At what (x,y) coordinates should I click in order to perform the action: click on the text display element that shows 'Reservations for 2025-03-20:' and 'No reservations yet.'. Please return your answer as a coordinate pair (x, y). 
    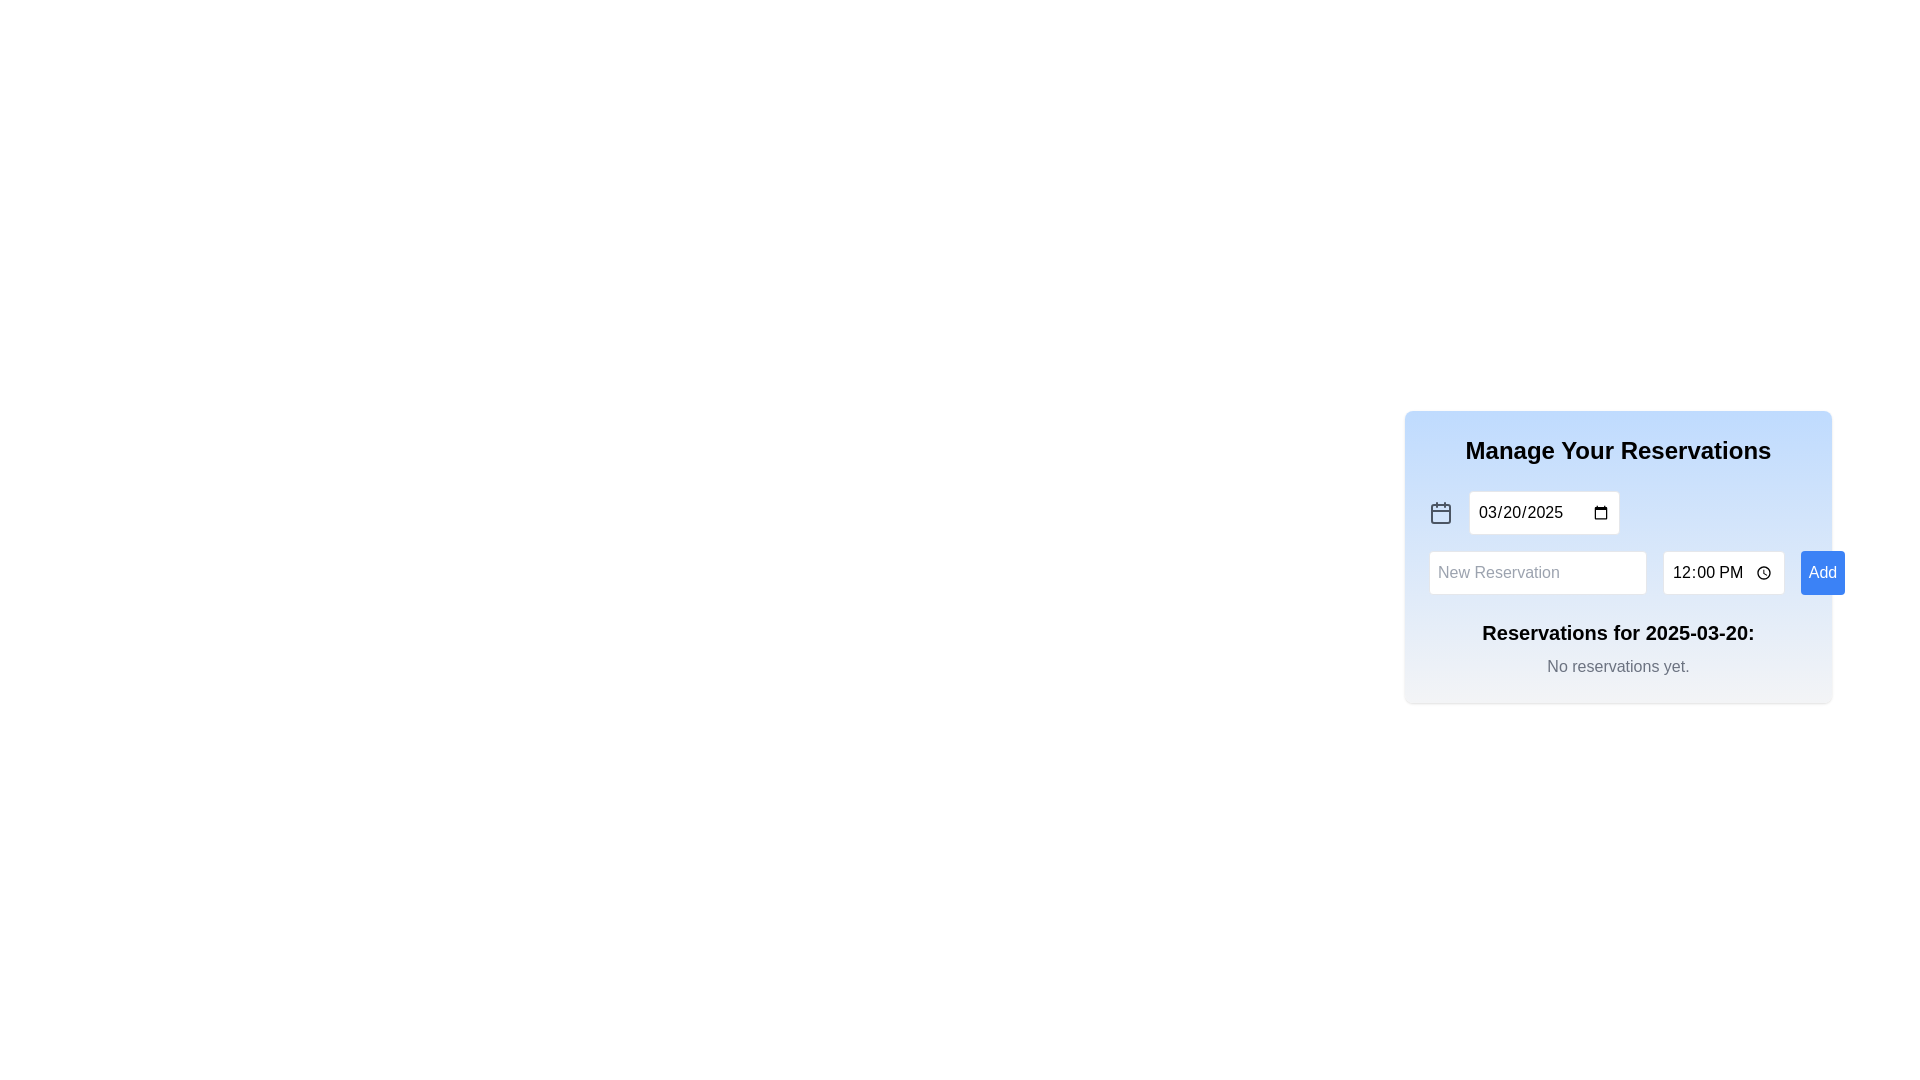
    Looking at the image, I should click on (1618, 648).